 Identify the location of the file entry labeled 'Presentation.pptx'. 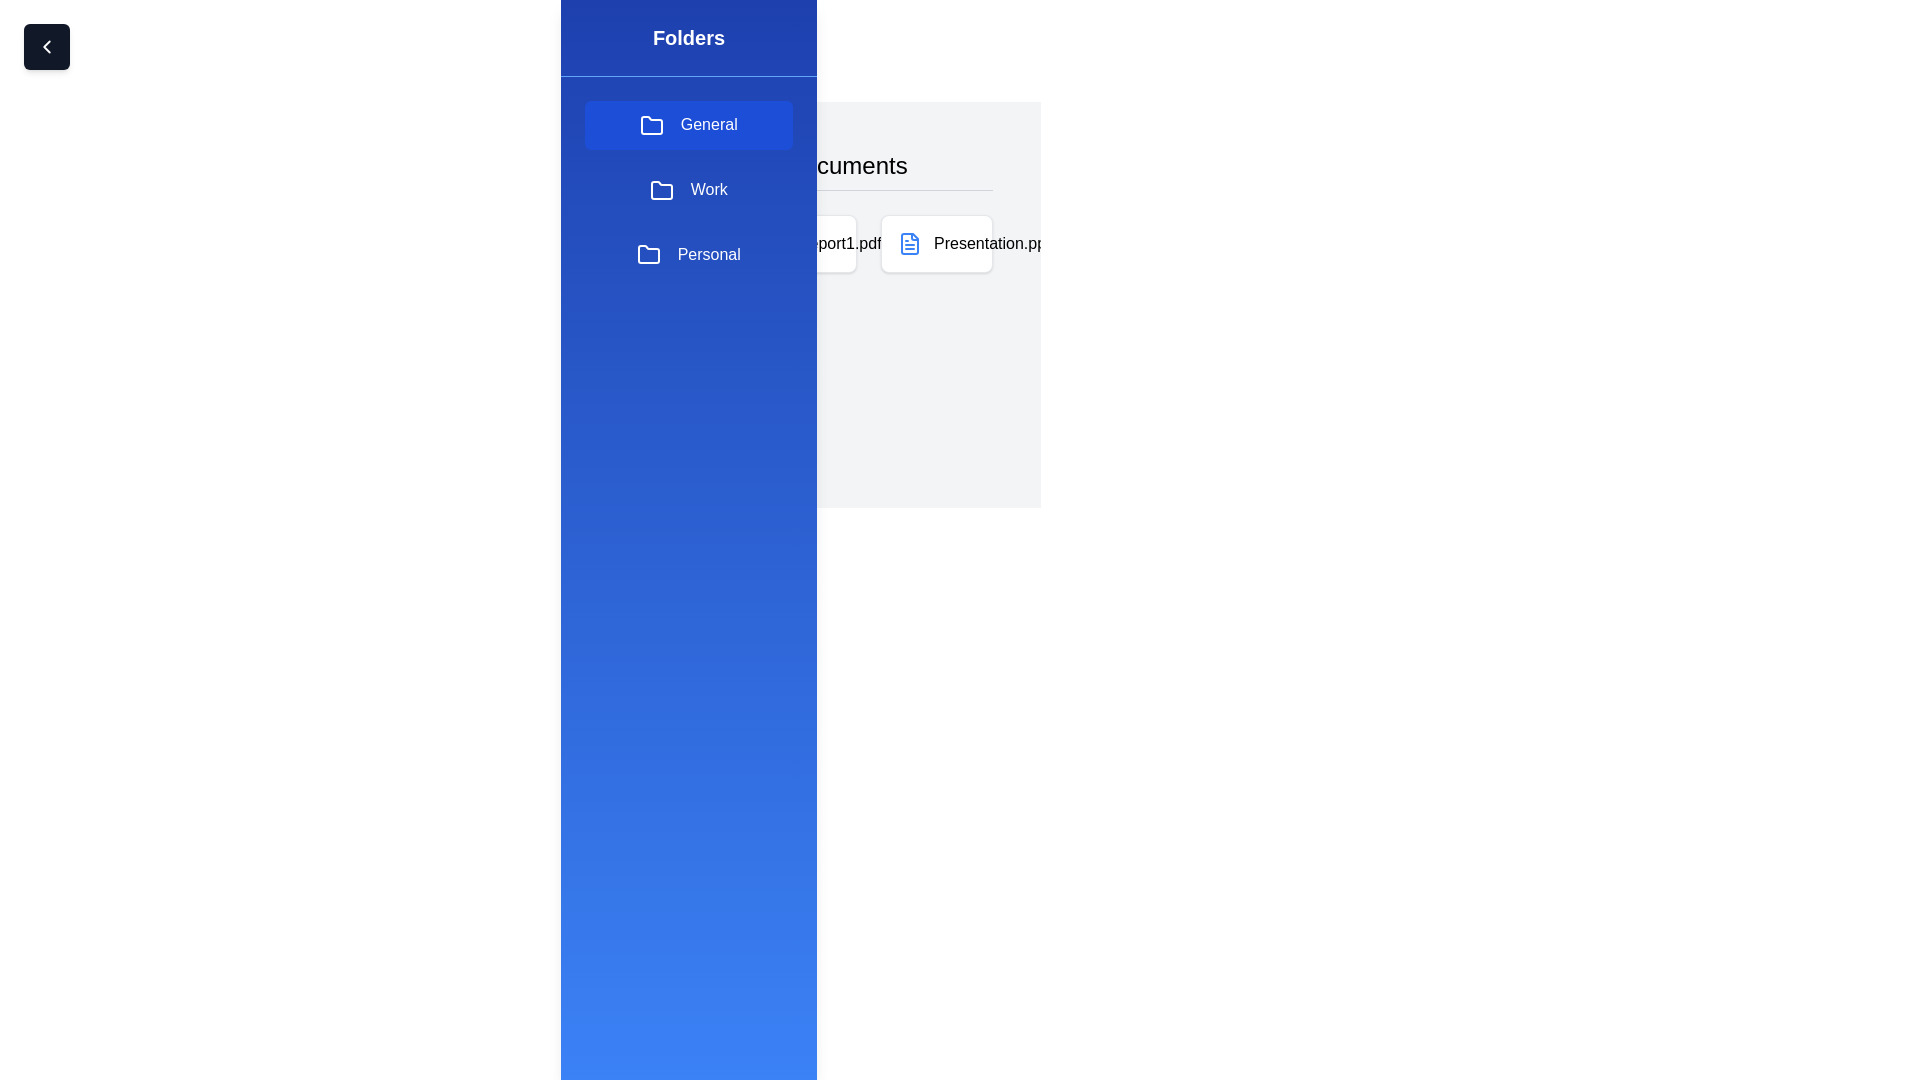
(978, 242).